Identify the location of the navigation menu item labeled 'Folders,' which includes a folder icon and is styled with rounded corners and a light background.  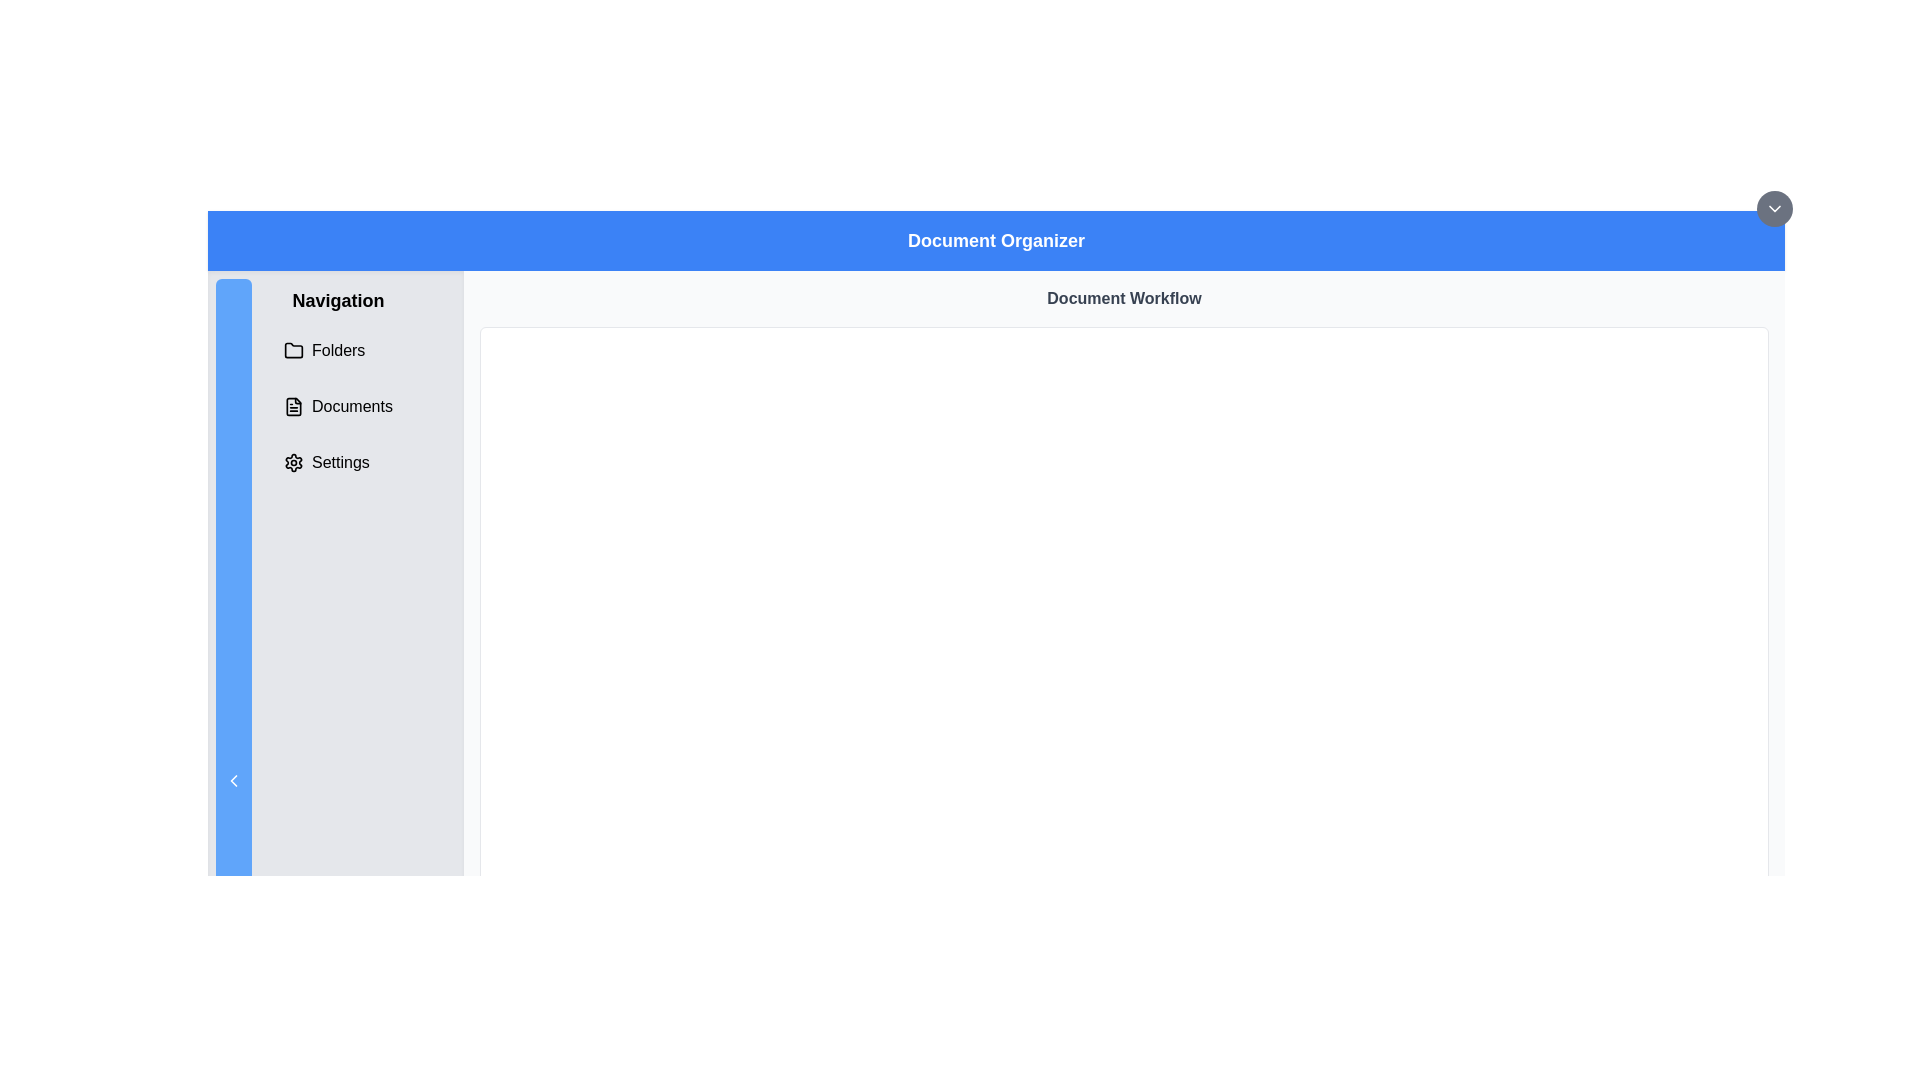
(338, 350).